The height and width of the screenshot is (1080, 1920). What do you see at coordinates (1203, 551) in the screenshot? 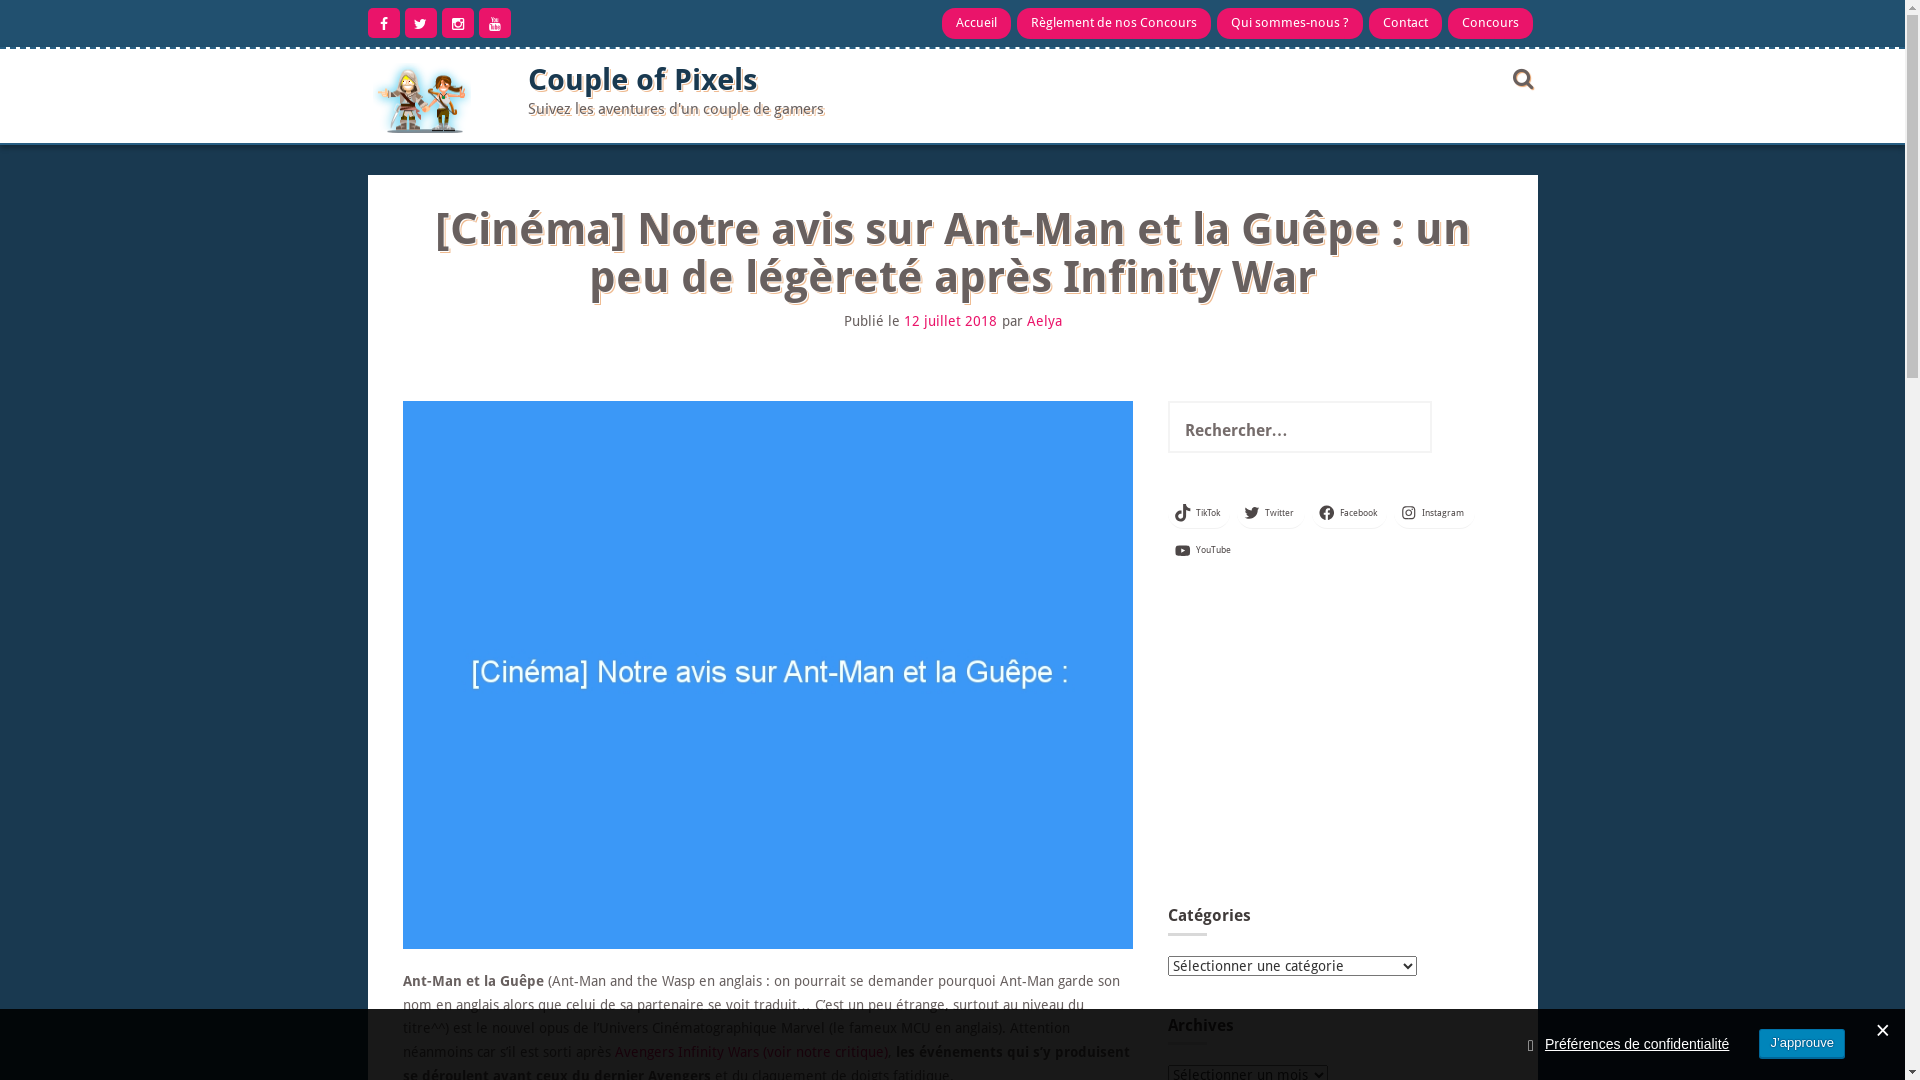
I see `'YouTube'` at bounding box center [1203, 551].